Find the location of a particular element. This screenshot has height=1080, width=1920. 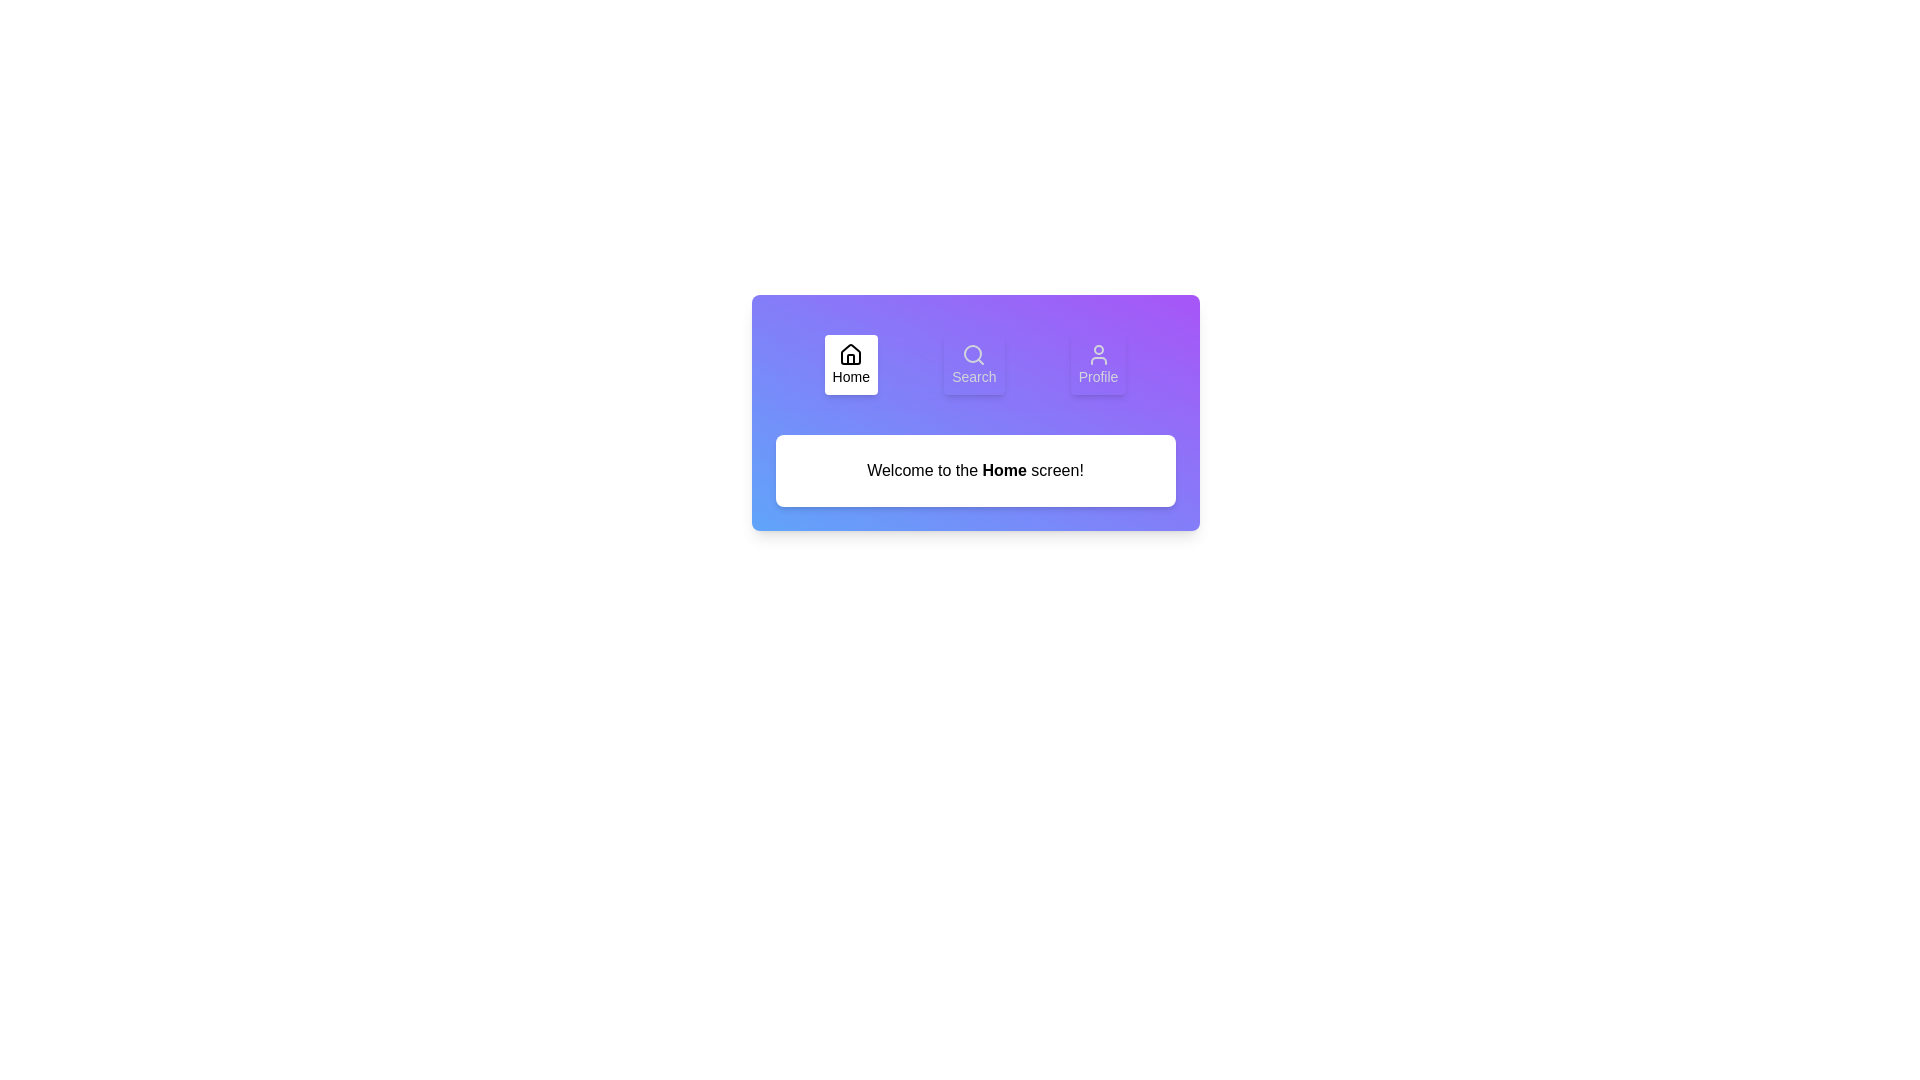

the search icon (magnifying glass) located at the center of the 'Search' button is located at coordinates (974, 353).